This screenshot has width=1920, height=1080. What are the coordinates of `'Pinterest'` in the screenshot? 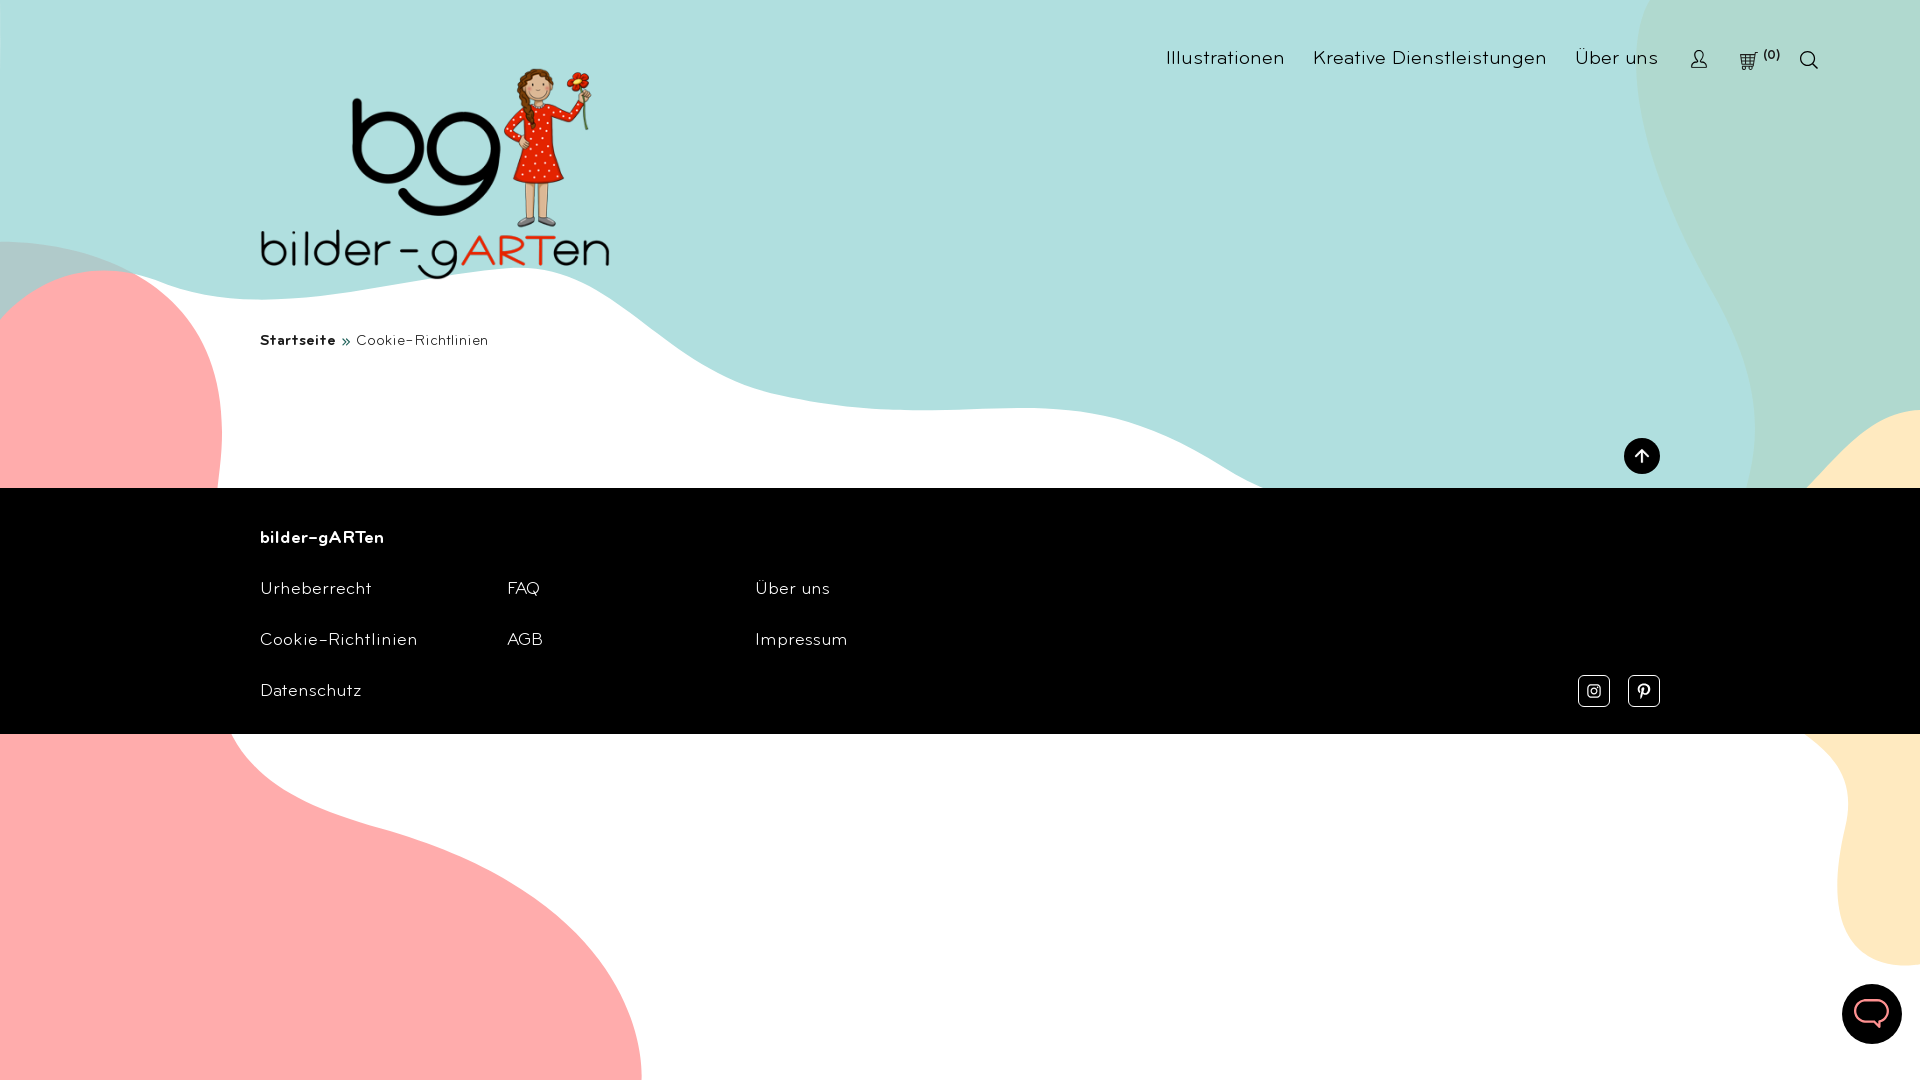 It's located at (1643, 689).